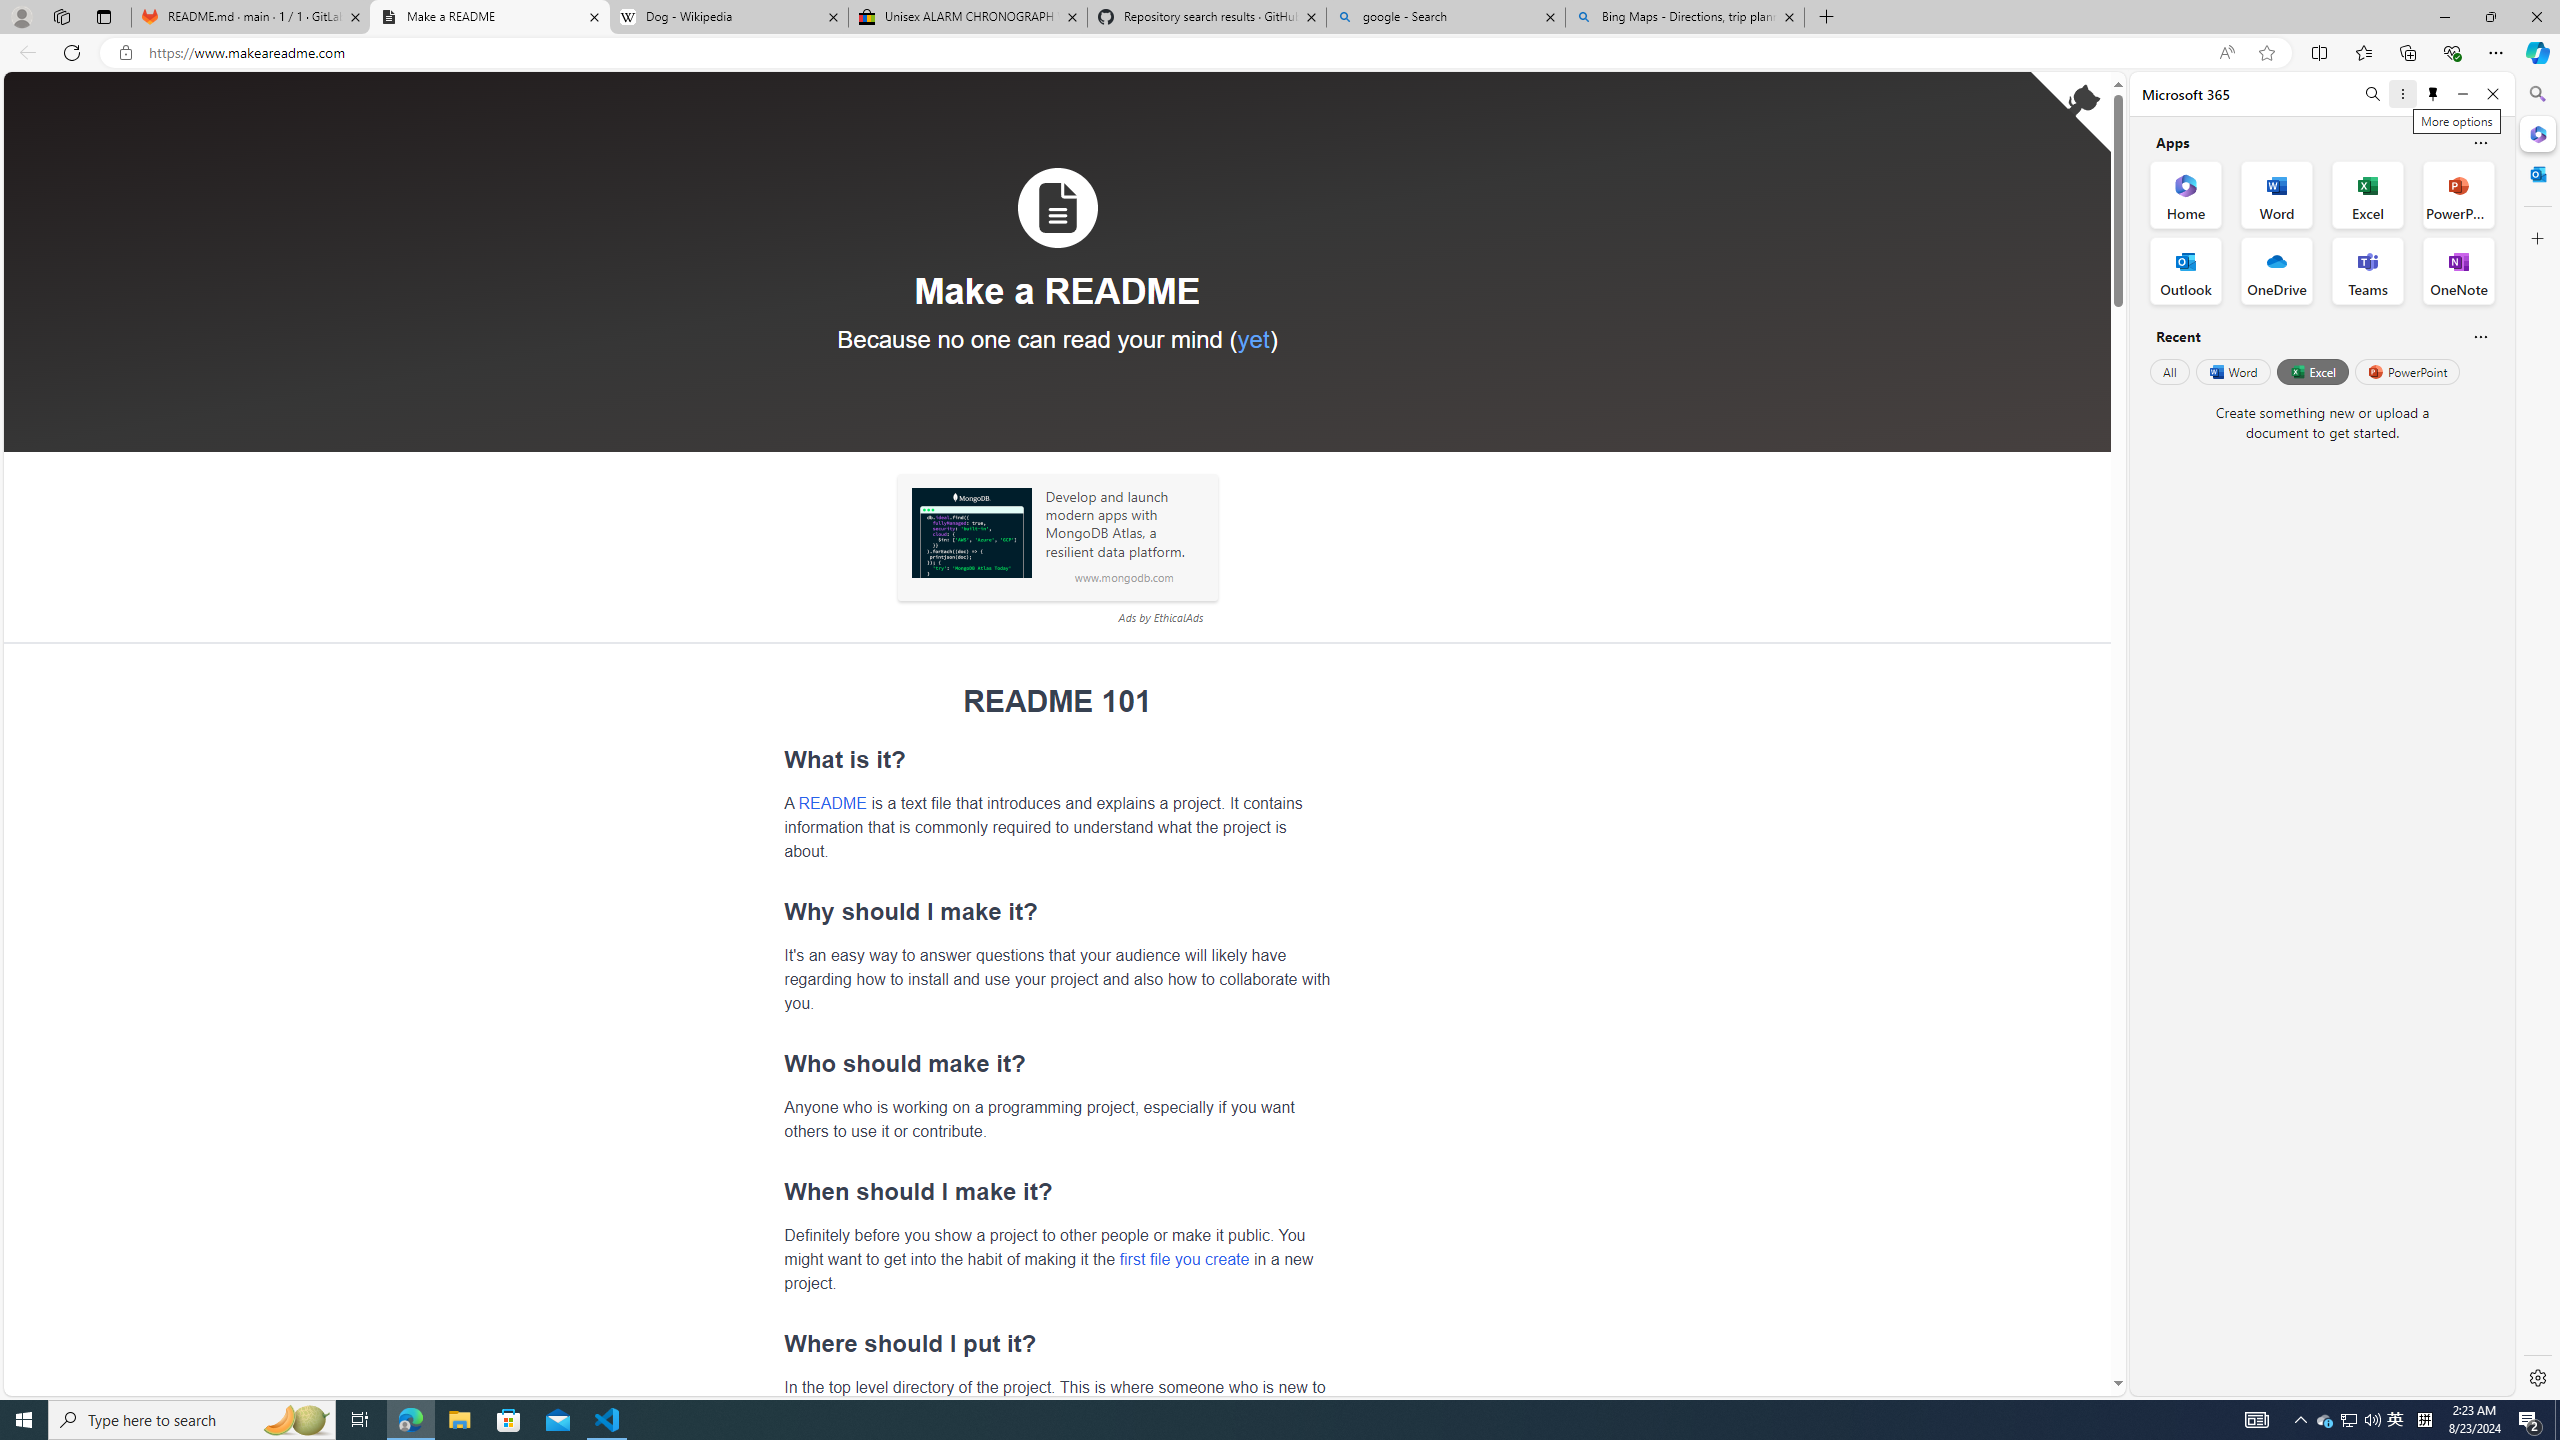 This screenshot has width=2560, height=1440. I want to click on 'Excel Office App', so click(2368, 195).